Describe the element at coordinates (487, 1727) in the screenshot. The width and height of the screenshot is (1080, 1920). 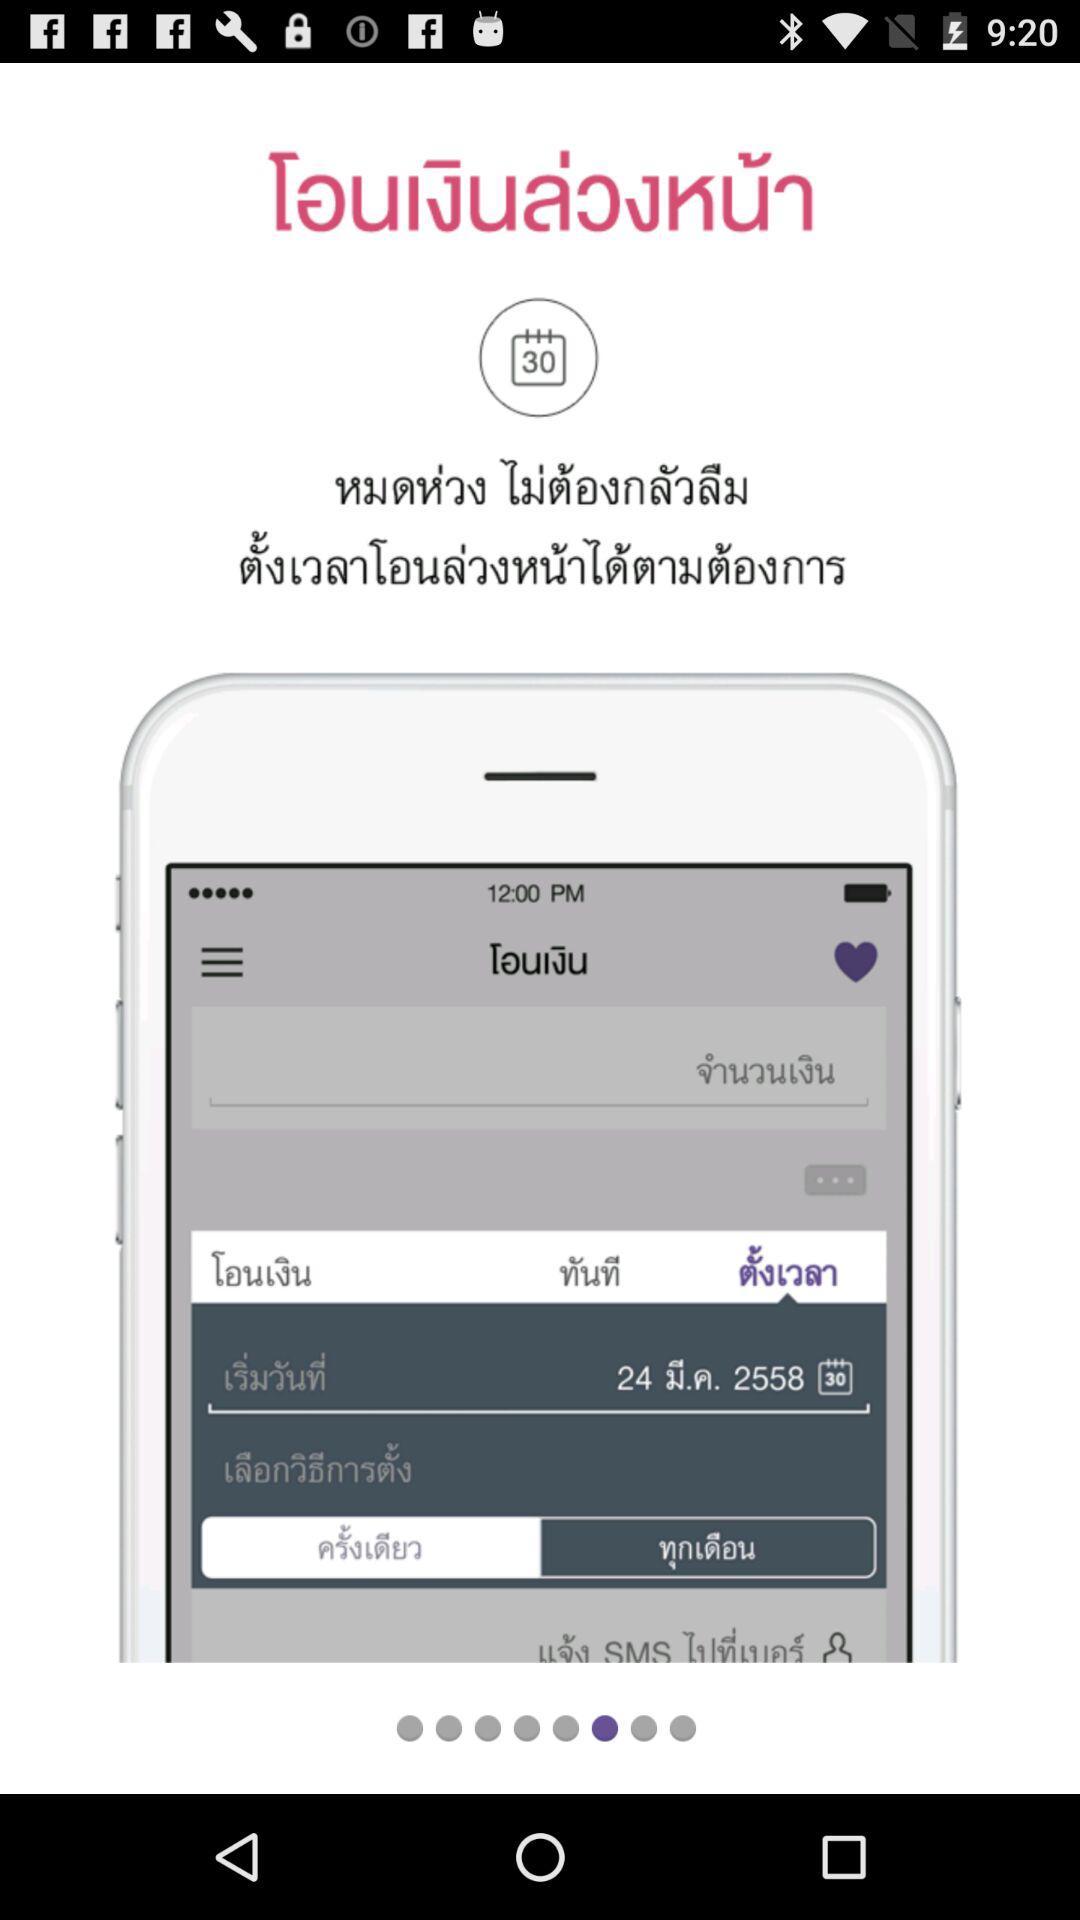
I see `previous image` at that location.